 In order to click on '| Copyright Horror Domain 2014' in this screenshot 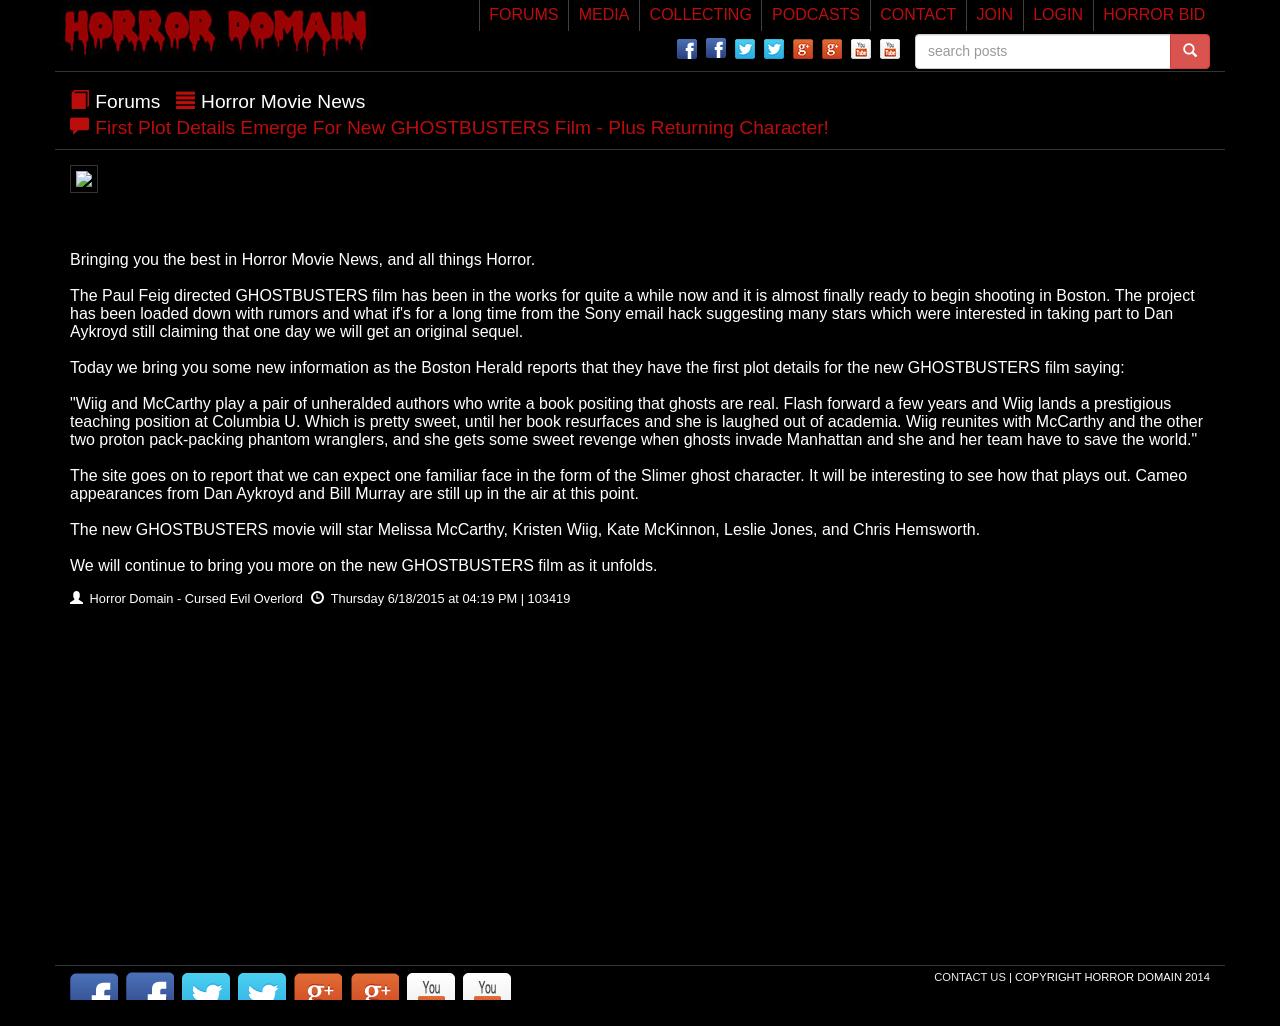, I will do `click(1107, 975)`.